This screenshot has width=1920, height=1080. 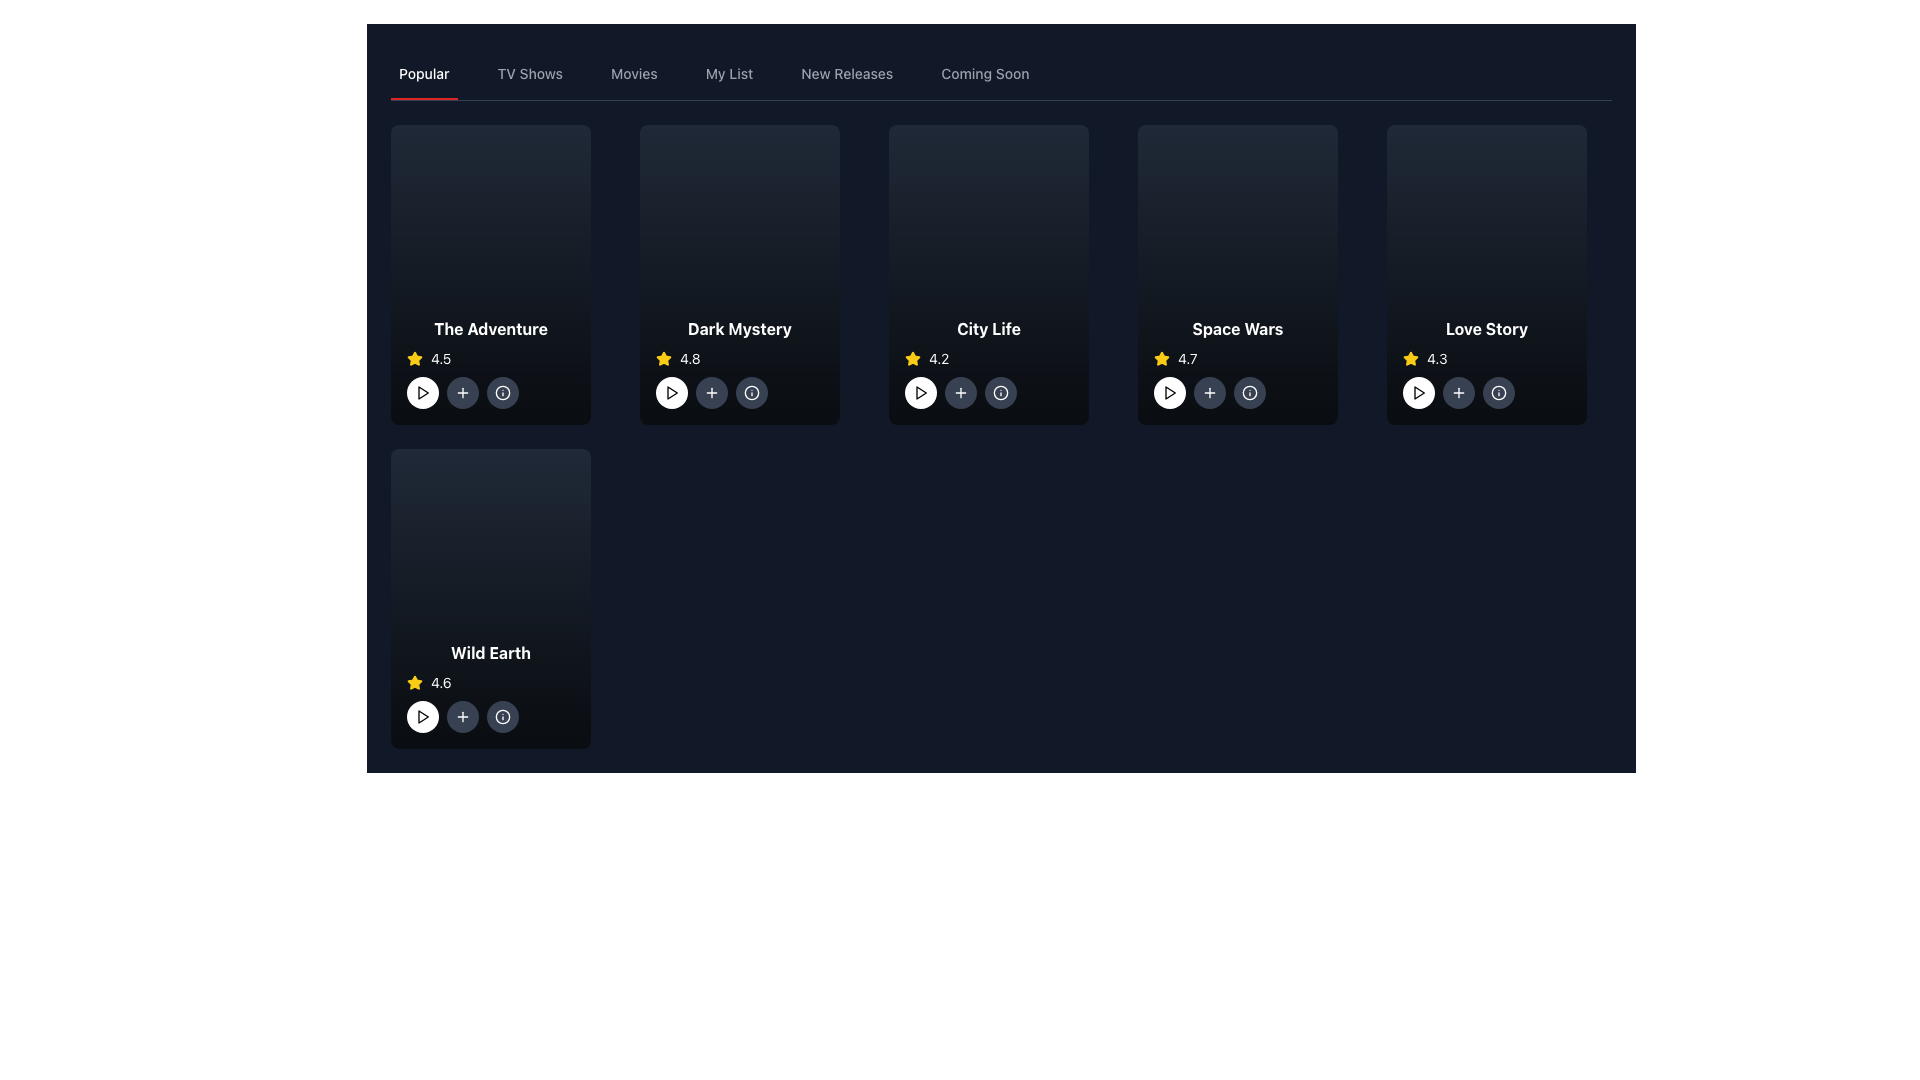 I want to click on the yellow filled star icon representing the rating system for accessibility purposes, located to the left of the '4.7' score text in the 'Space Wars' card, so click(x=1161, y=357).